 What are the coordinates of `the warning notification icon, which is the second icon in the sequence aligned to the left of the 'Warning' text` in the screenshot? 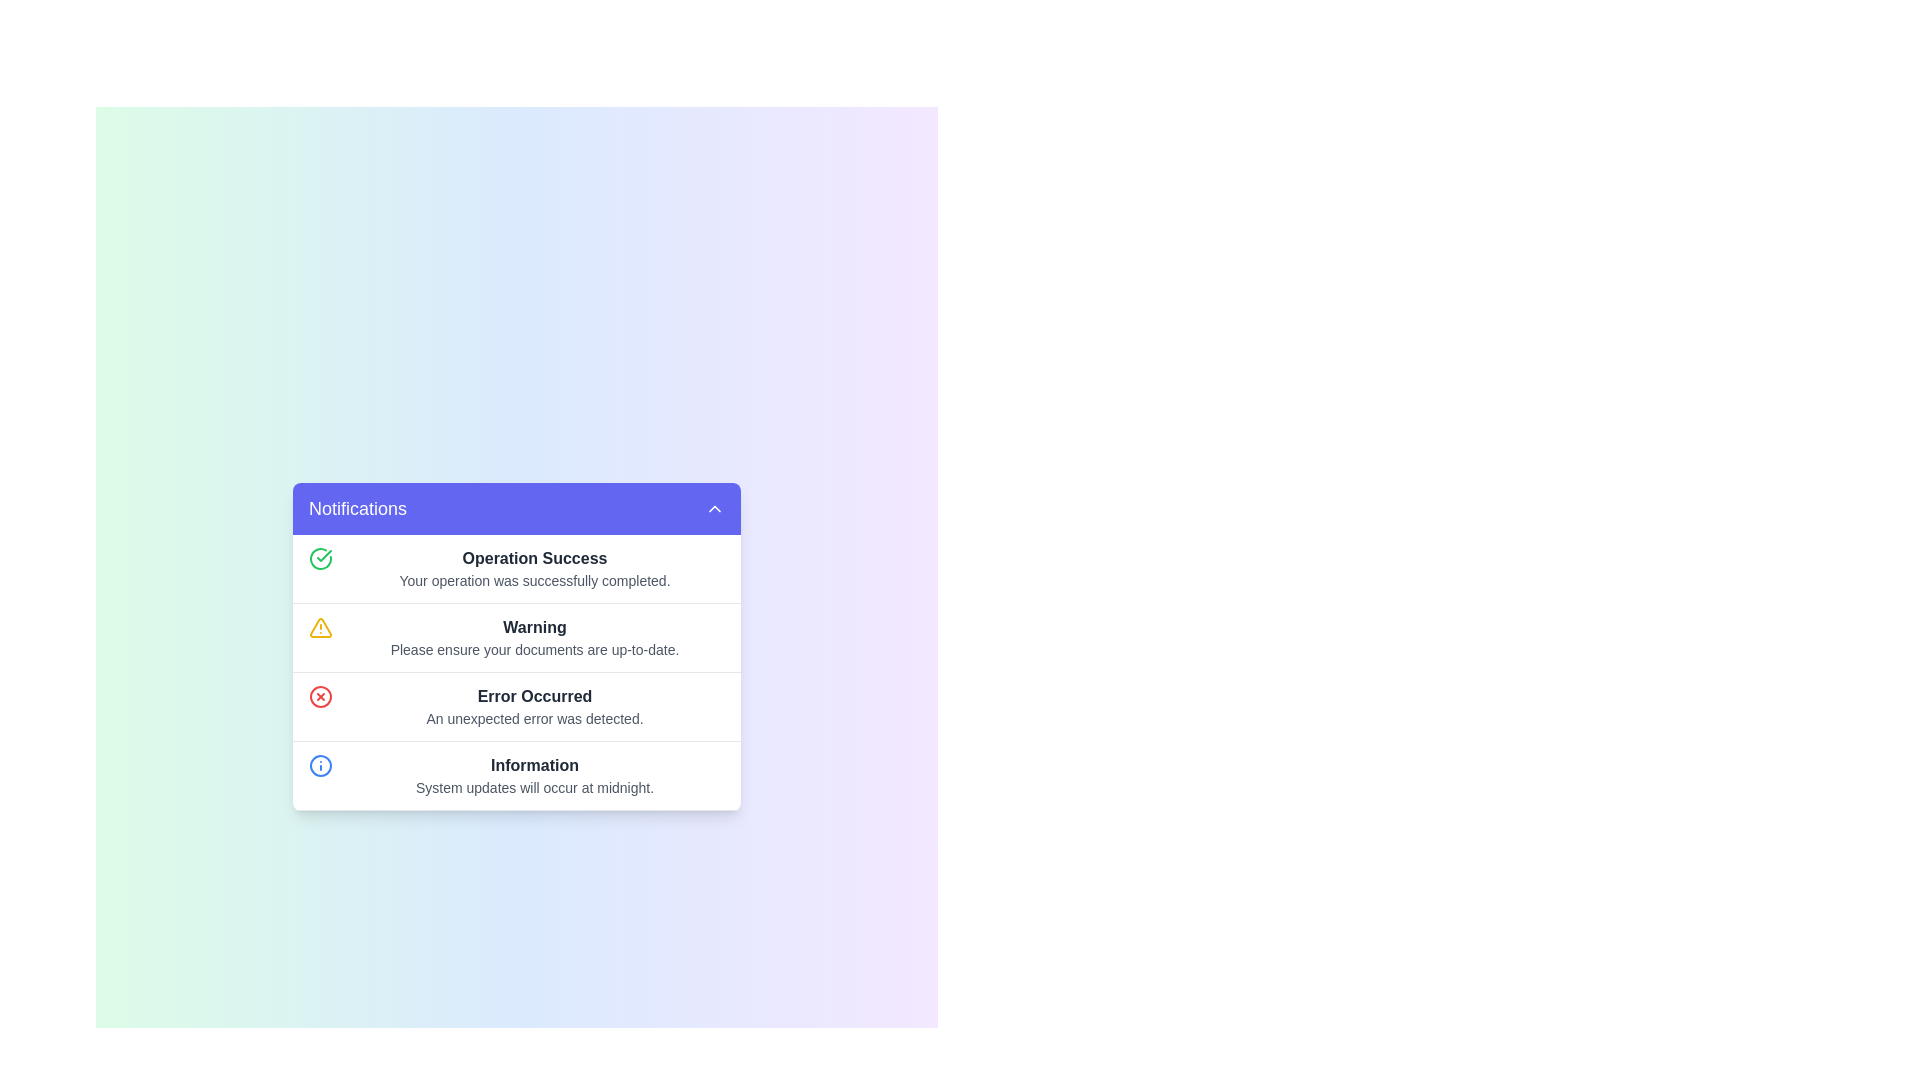 It's located at (321, 627).